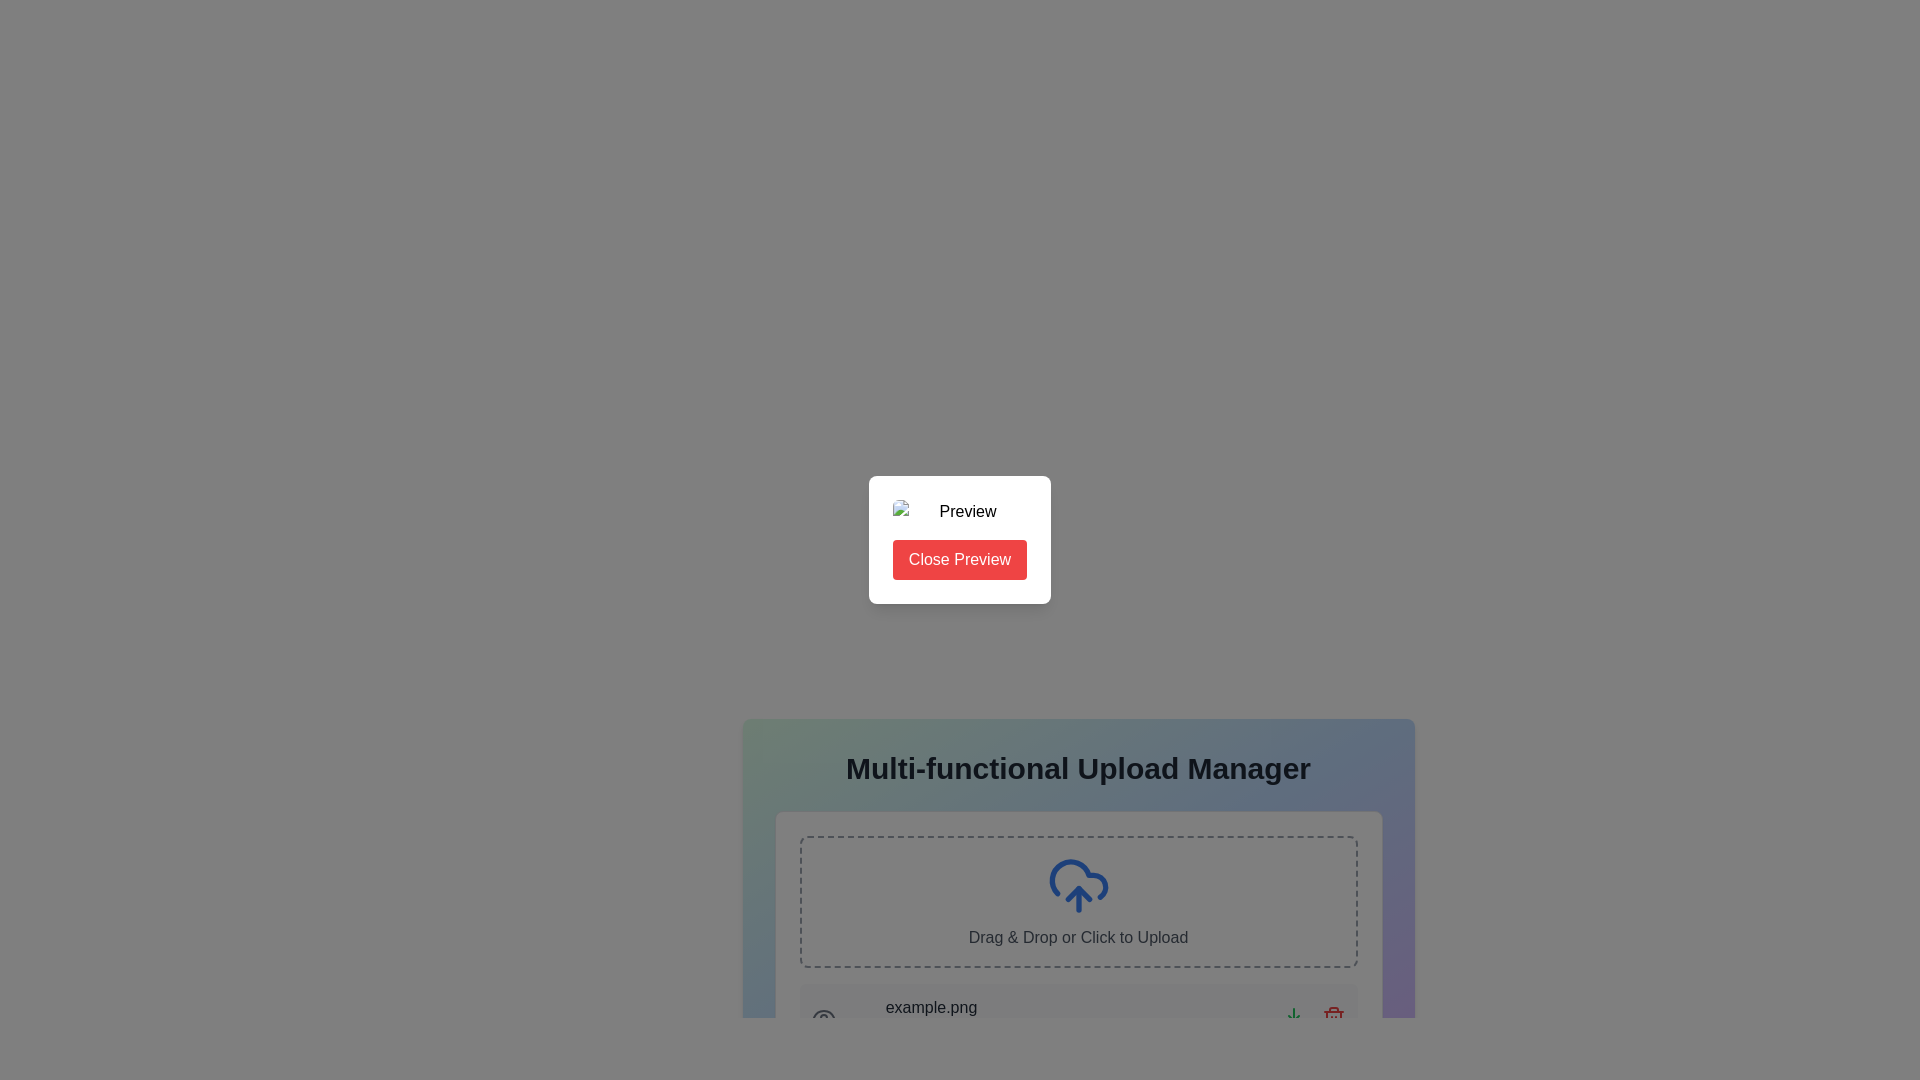  What do you see at coordinates (1077, 944) in the screenshot?
I see `the File upload area located within the 'Multi-functional Upload Manager' section` at bounding box center [1077, 944].